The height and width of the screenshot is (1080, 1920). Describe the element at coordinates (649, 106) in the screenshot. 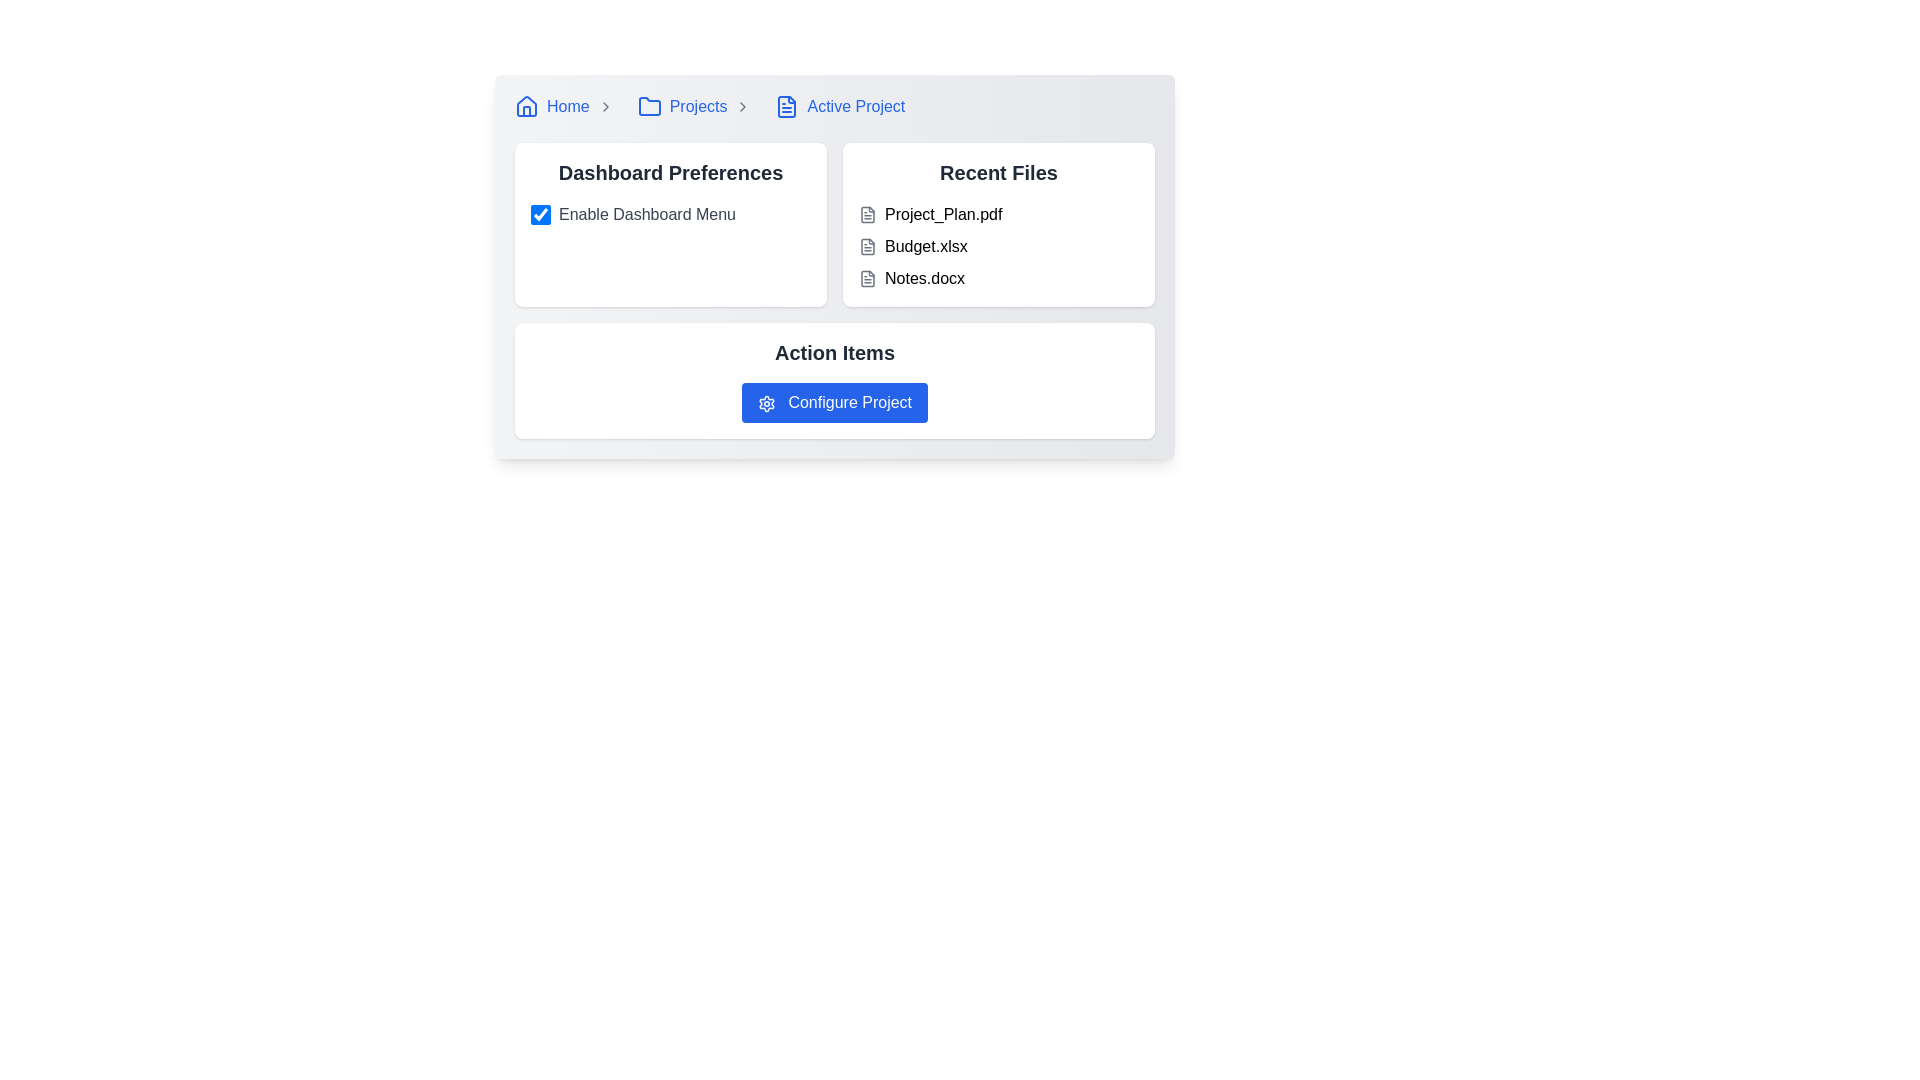

I see `the folder icon representing the 'Projects' page in the breadcrumb trail navigation` at that location.